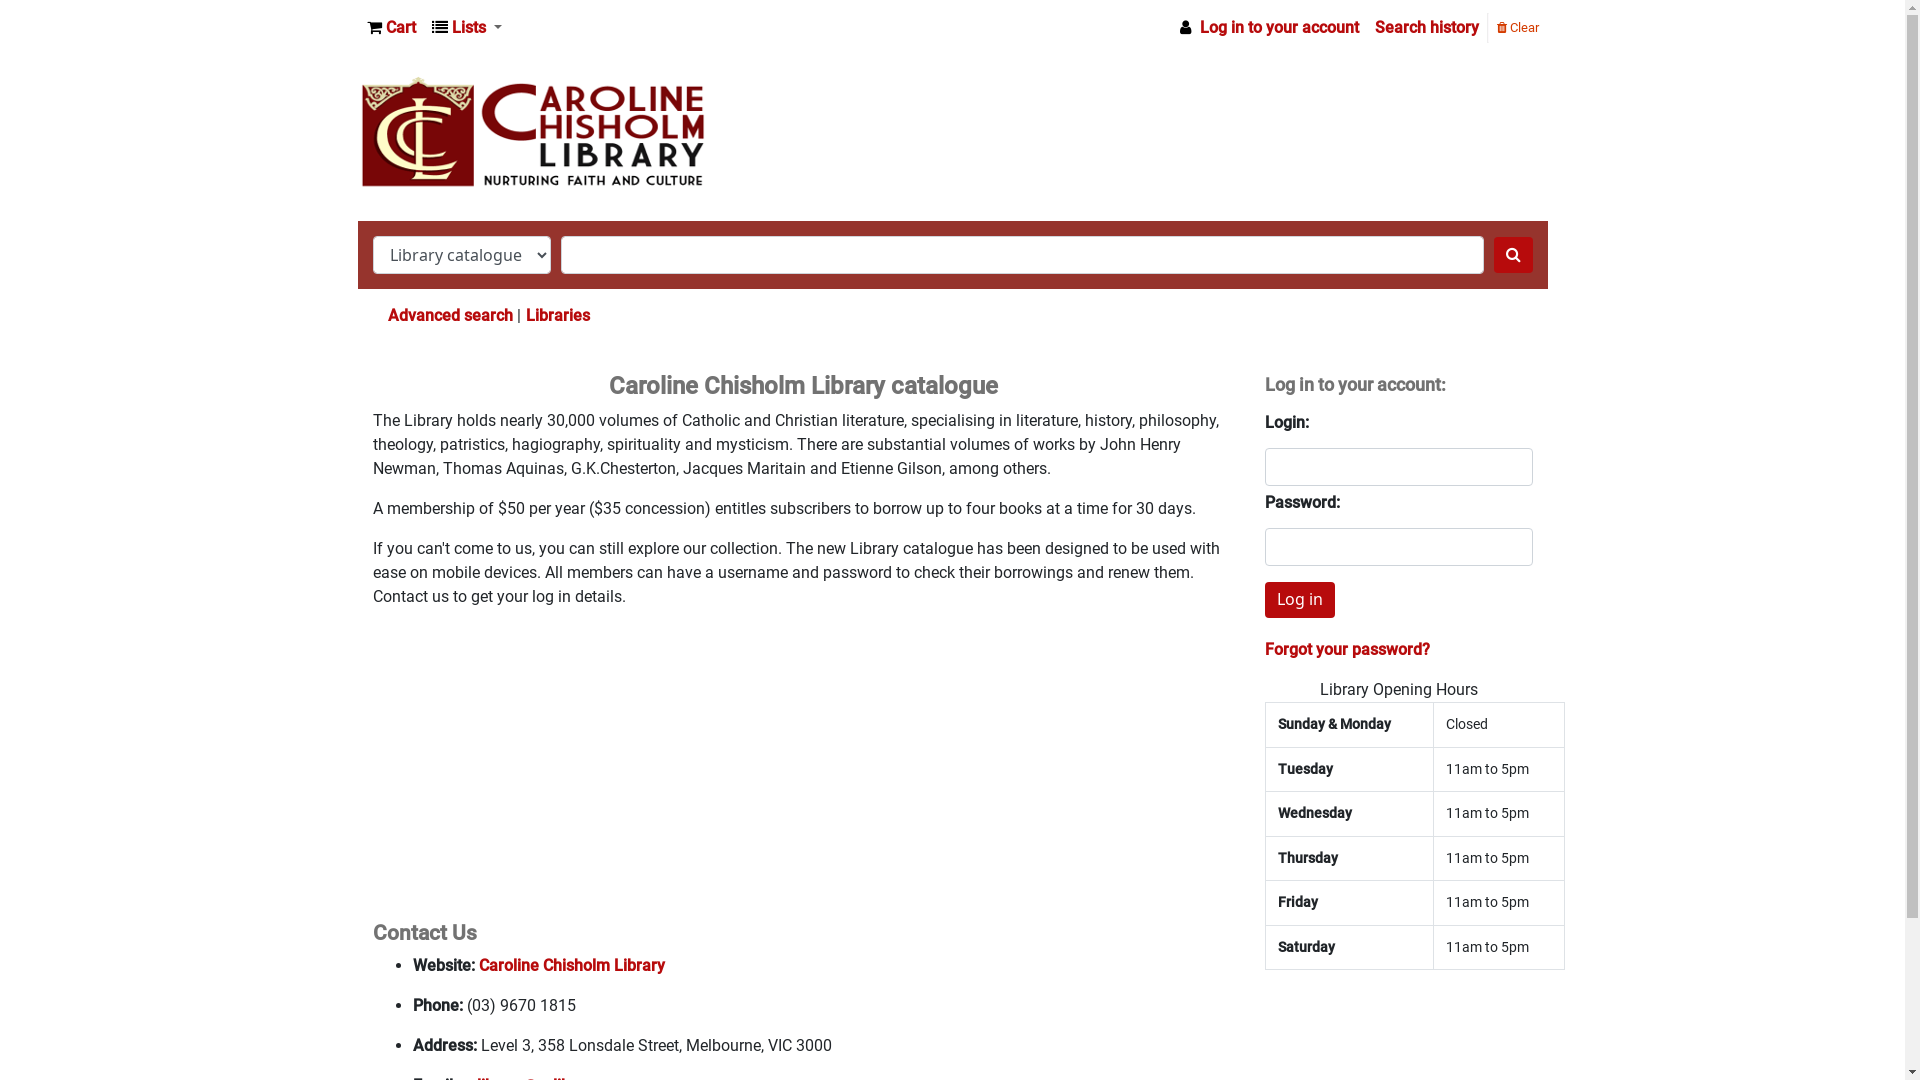  What do you see at coordinates (557, 315) in the screenshot?
I see `'Libraries'` at bounding box center [557, 315].